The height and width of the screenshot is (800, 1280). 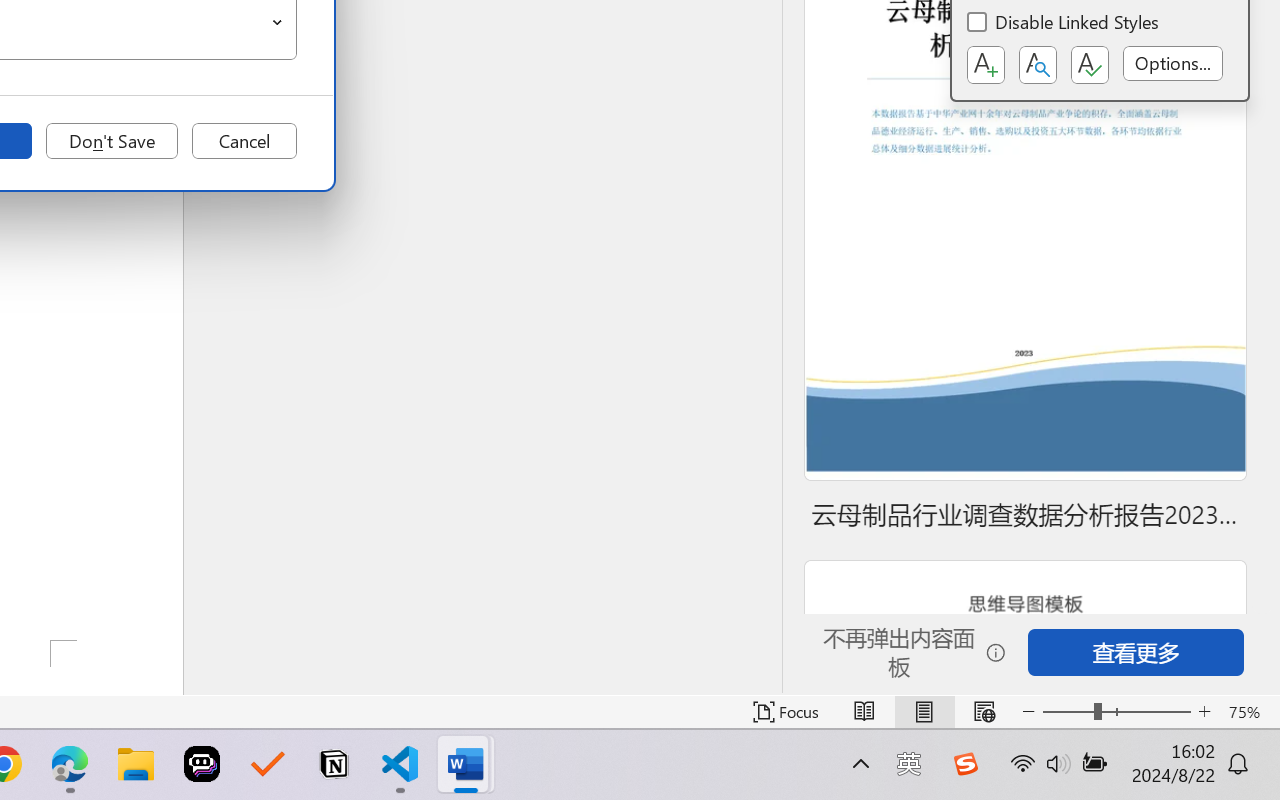 I want to click on 'Options...', so click(x=1172, y=62).